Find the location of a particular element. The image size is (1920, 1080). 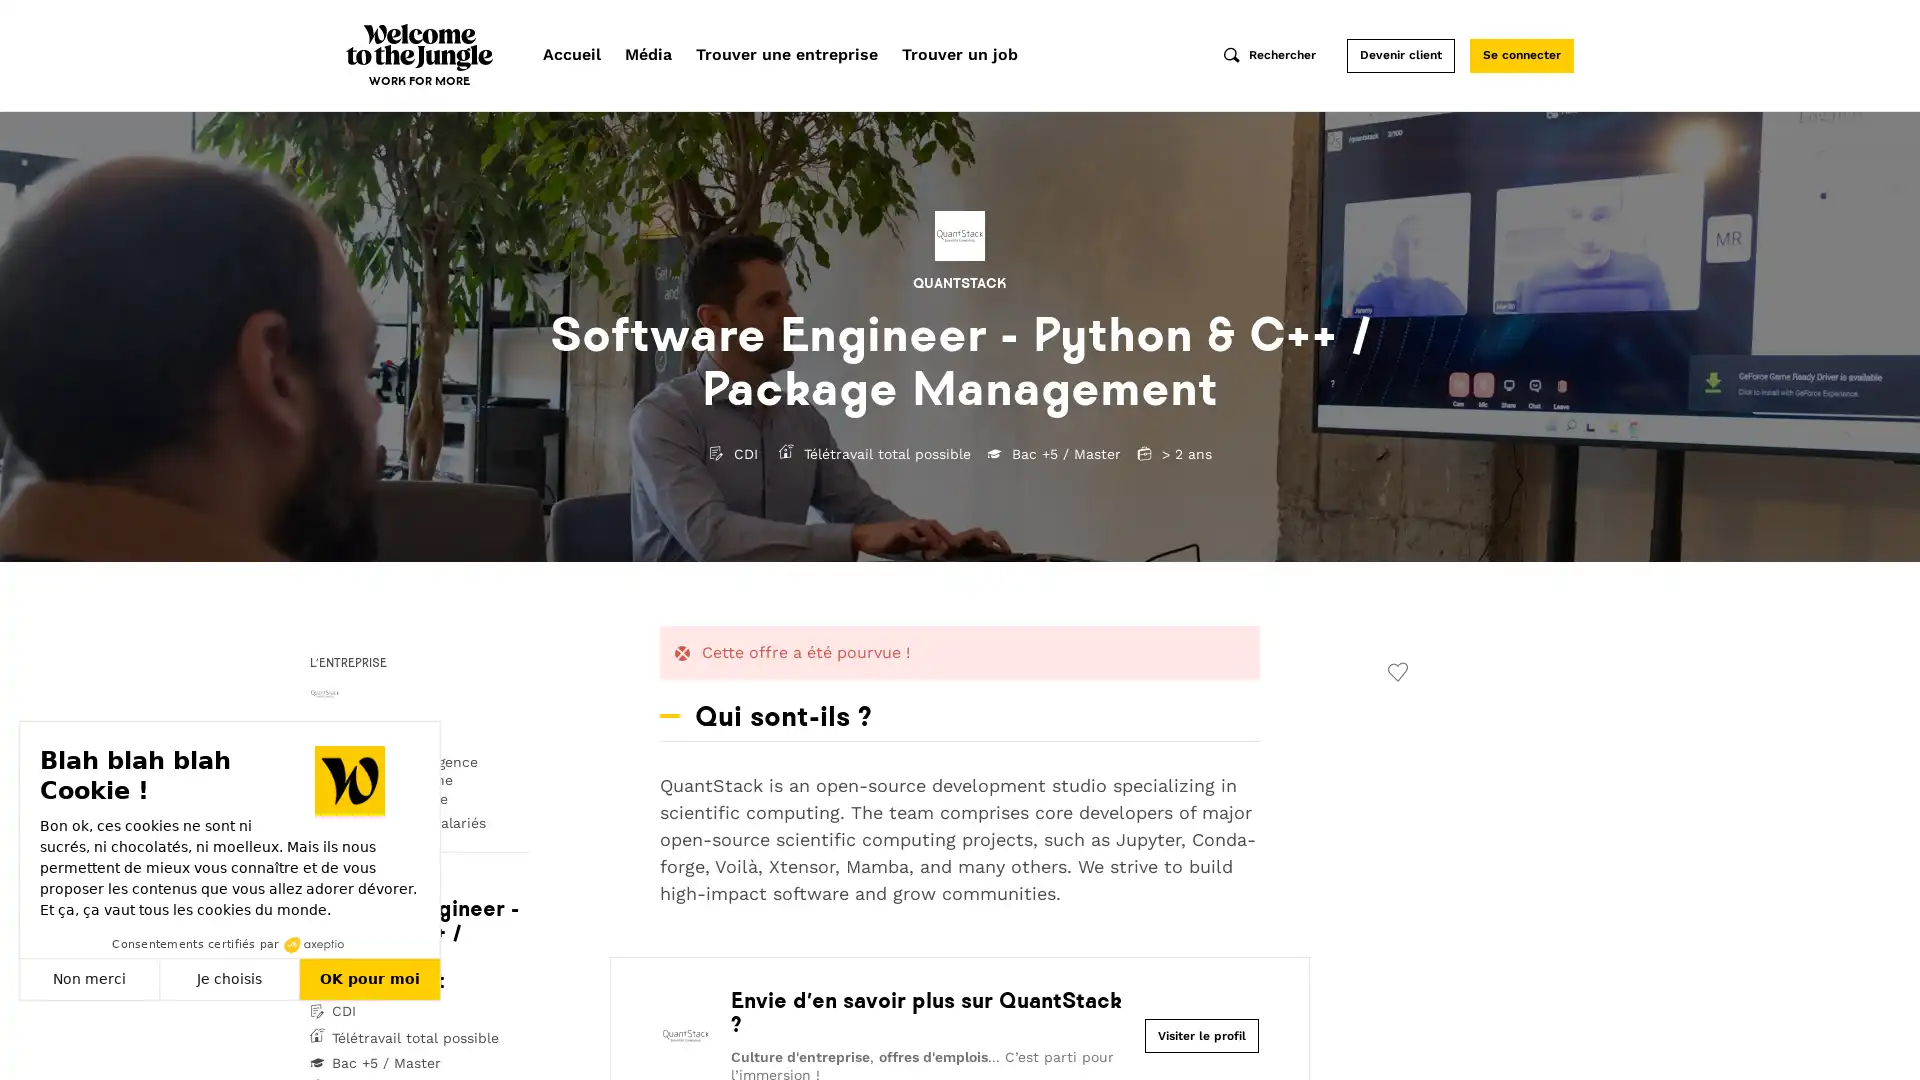

Consentements certifies par is located at coordinates (229, 944).